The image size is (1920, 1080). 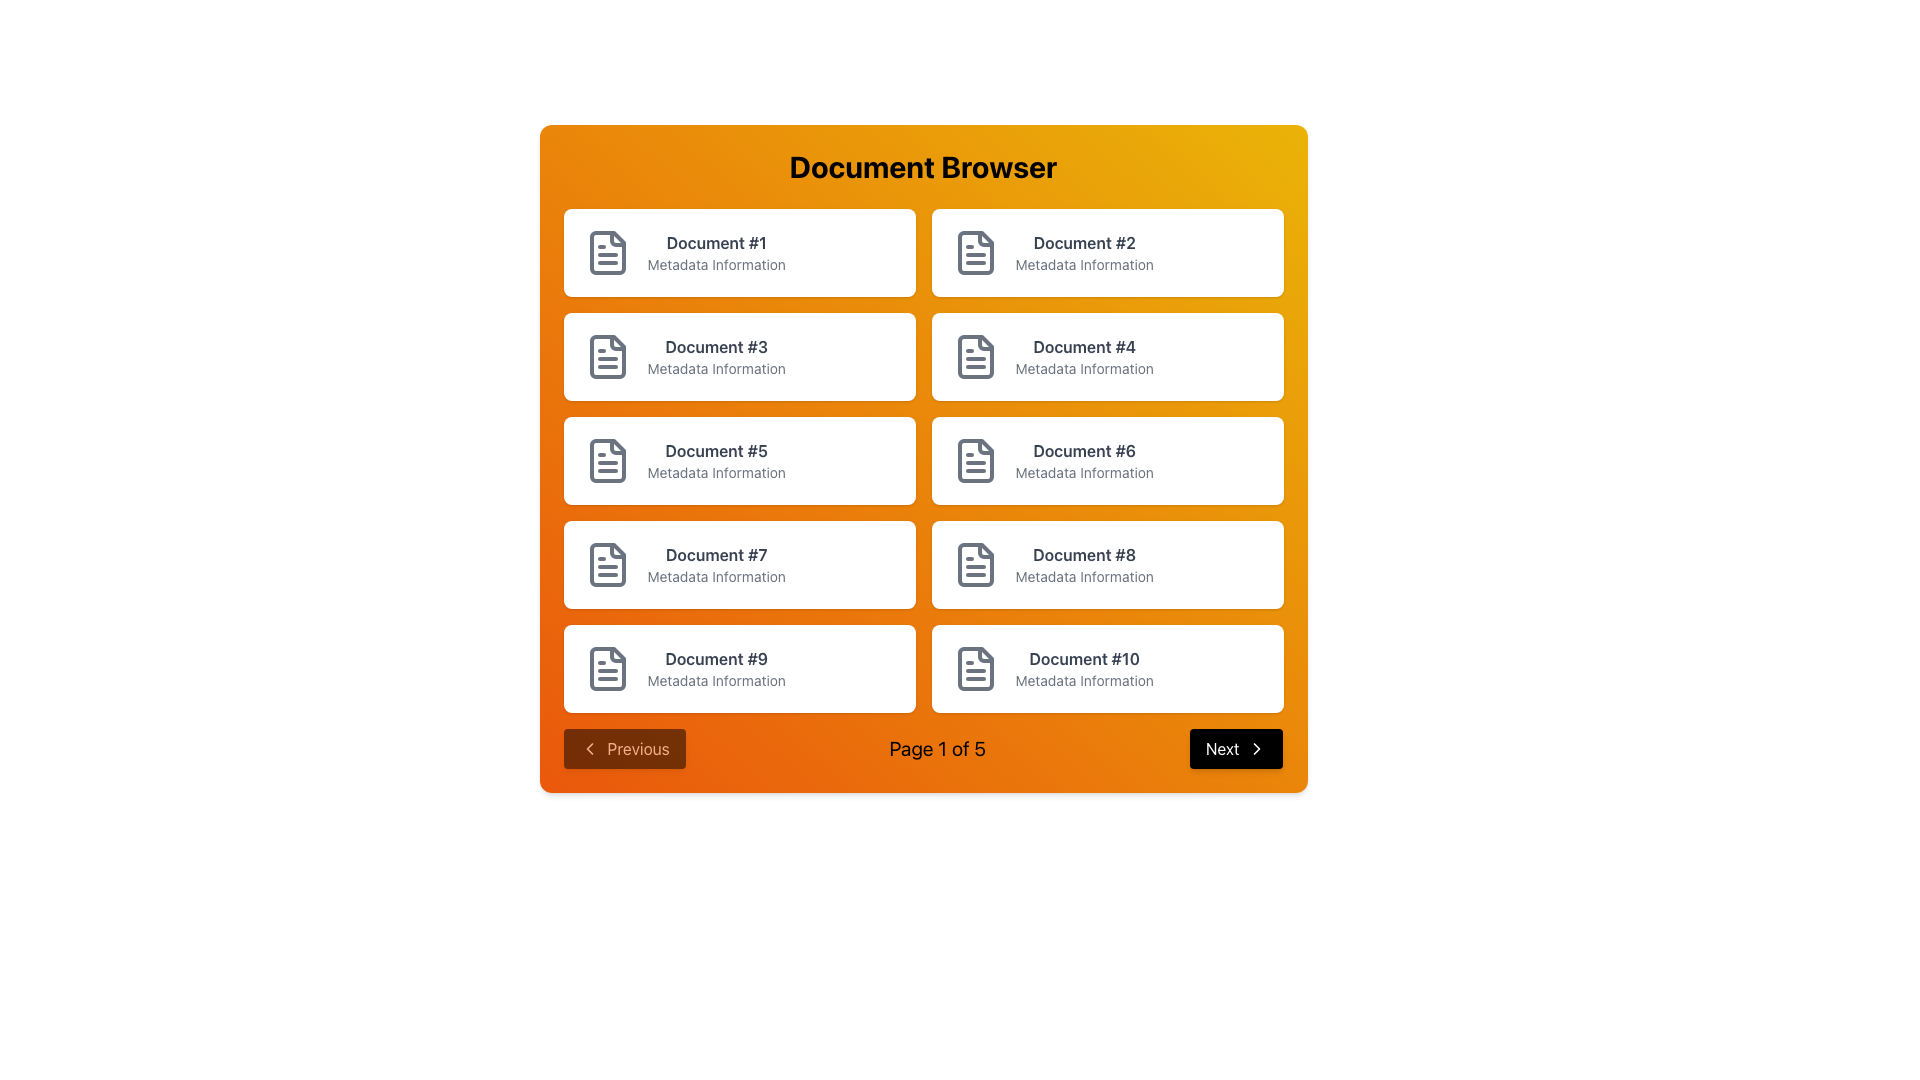 What do you see at coordinates (616, 342) in the screenshot?
I see `the folded corner icon of the document icon, which enhances its visual representation` at bounding box center [616, 342].